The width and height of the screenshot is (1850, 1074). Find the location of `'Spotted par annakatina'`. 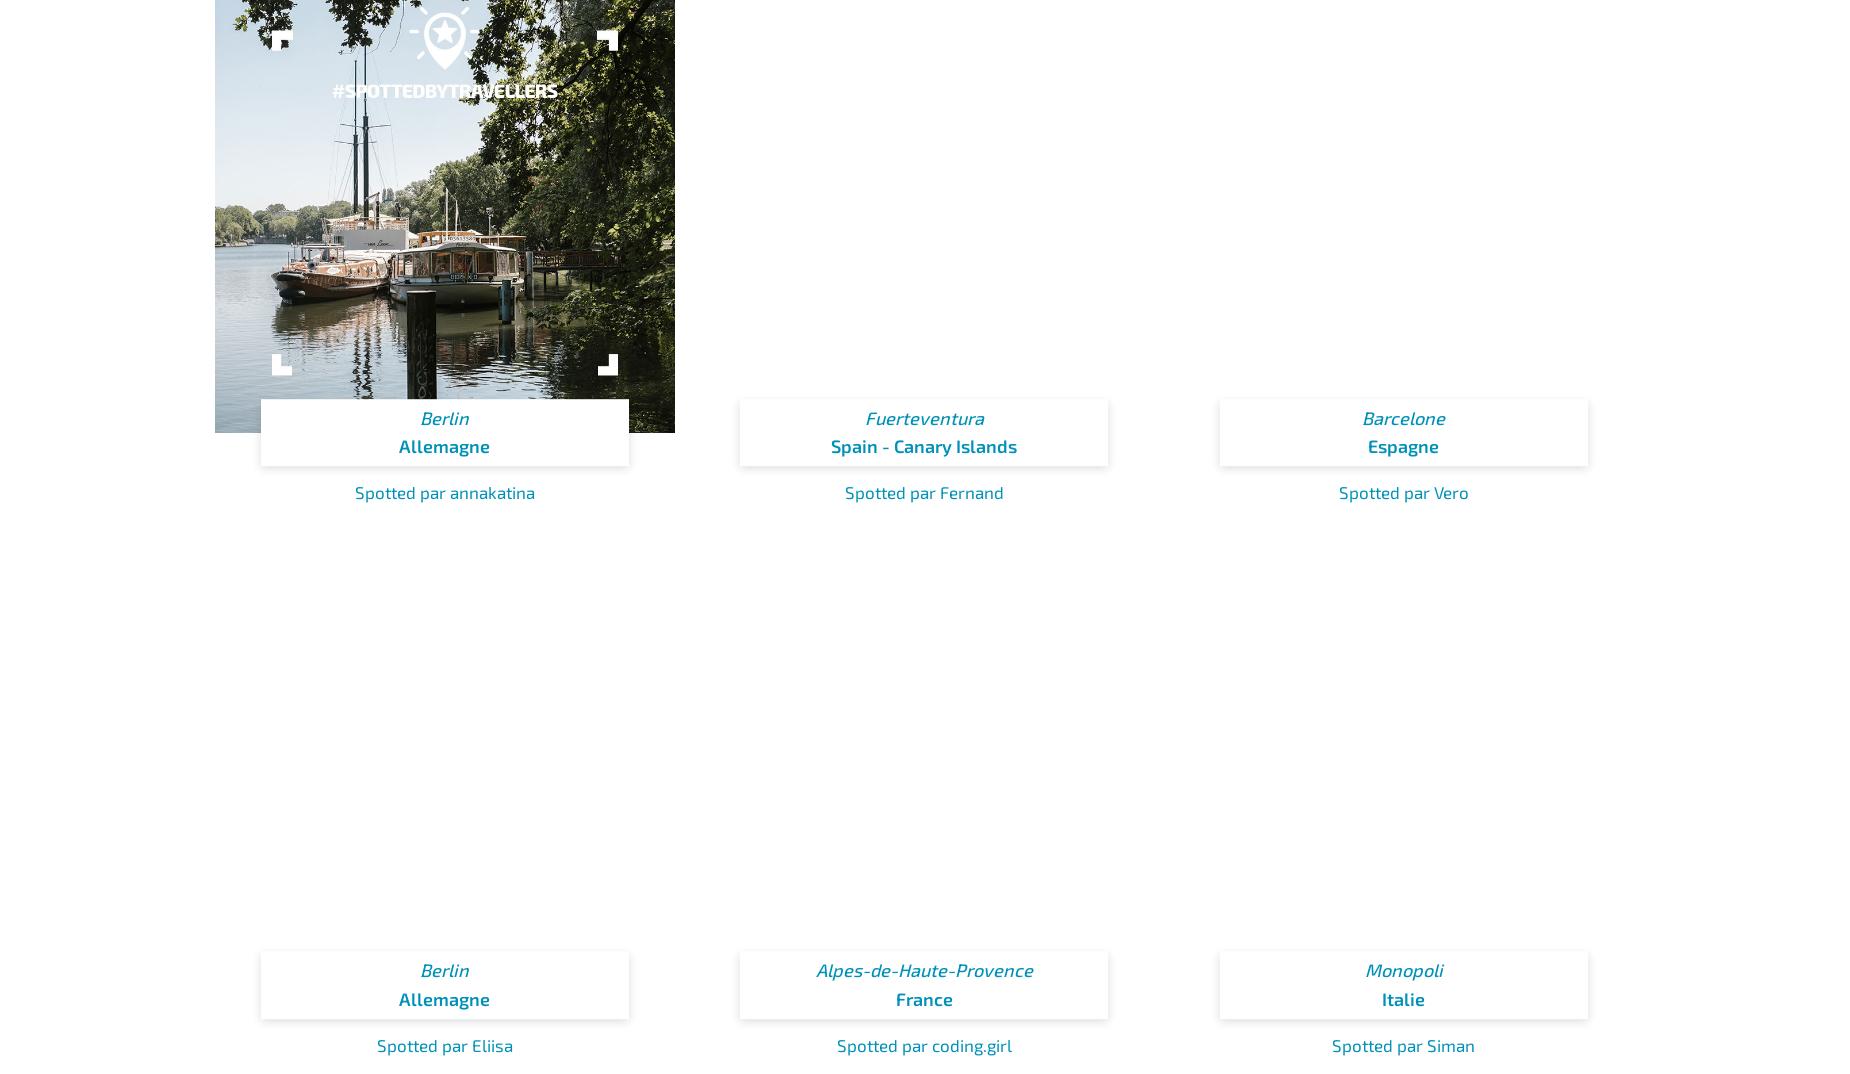

'Spotted par annakatina' is located at coordinates (443, 491).